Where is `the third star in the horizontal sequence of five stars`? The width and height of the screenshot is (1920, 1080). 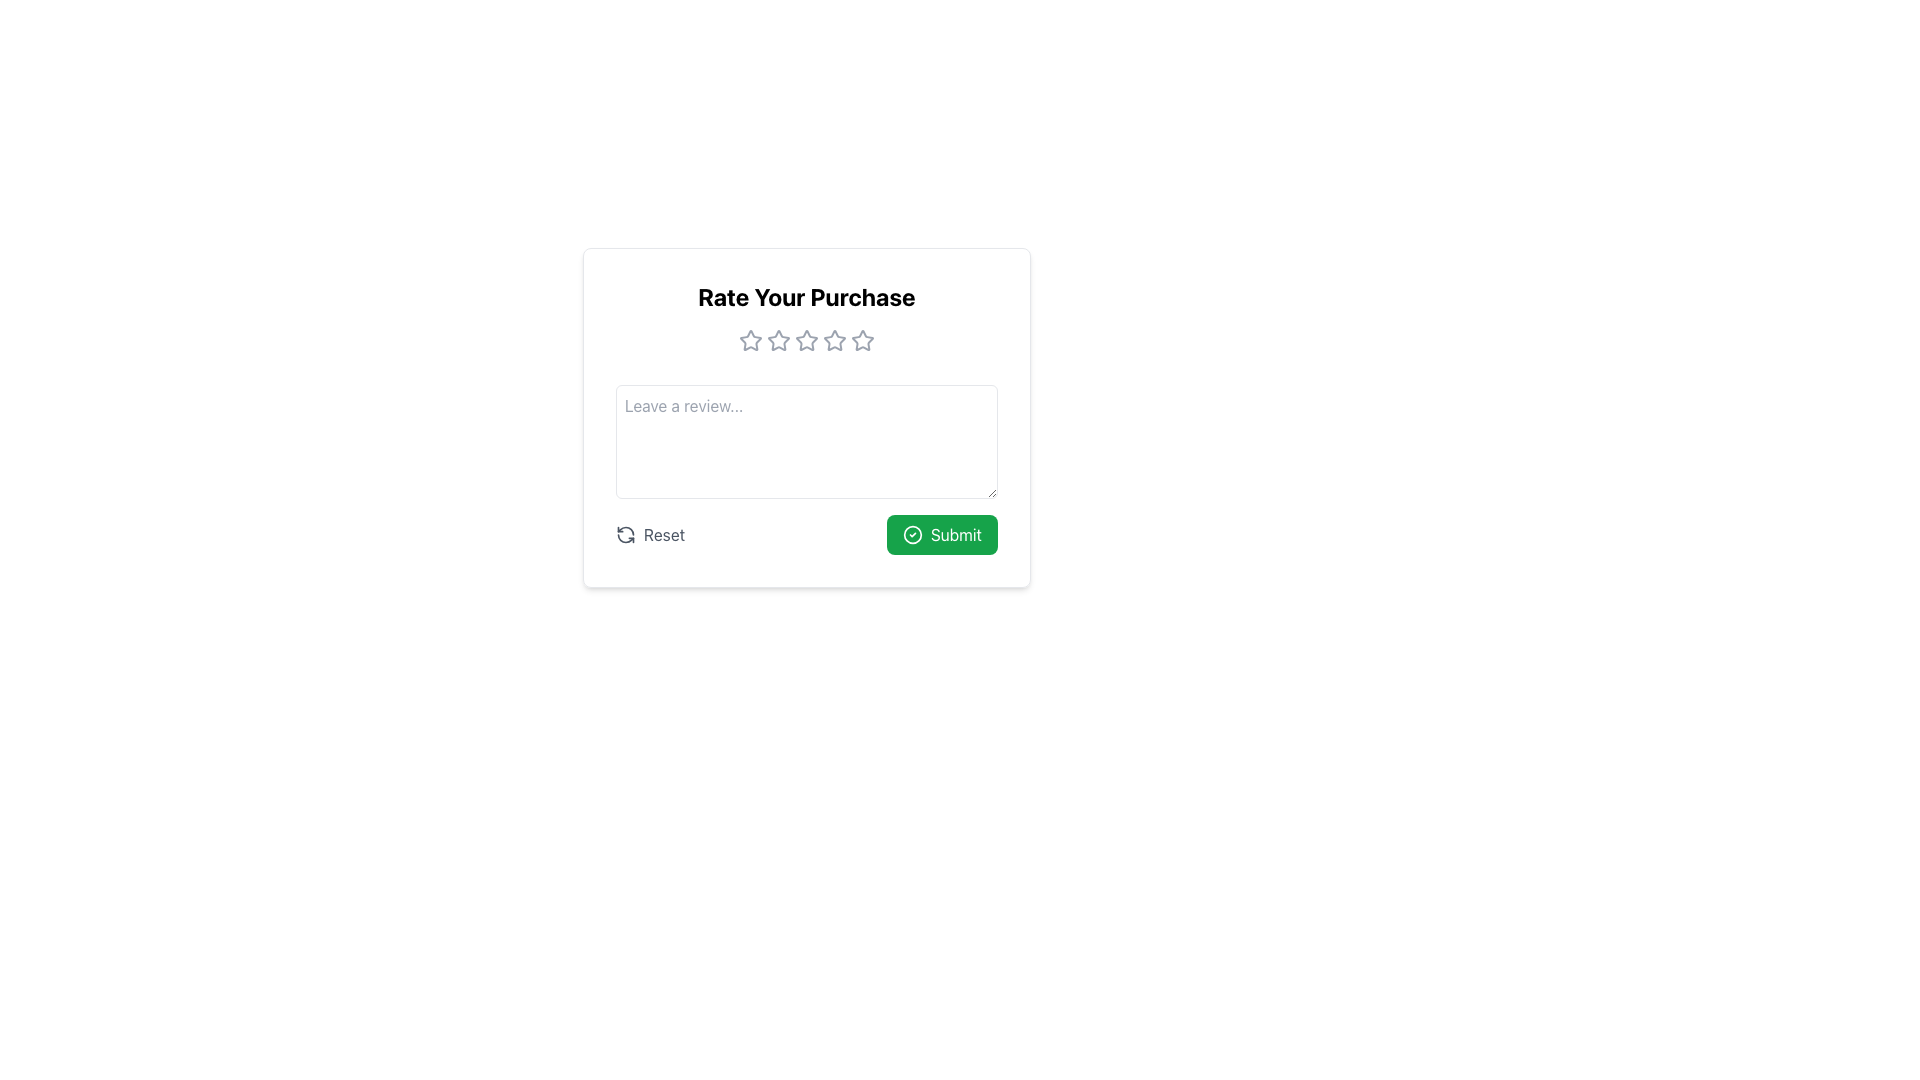 the third star in the horizontal sequence of five stars is located at coordinates (777, 339).